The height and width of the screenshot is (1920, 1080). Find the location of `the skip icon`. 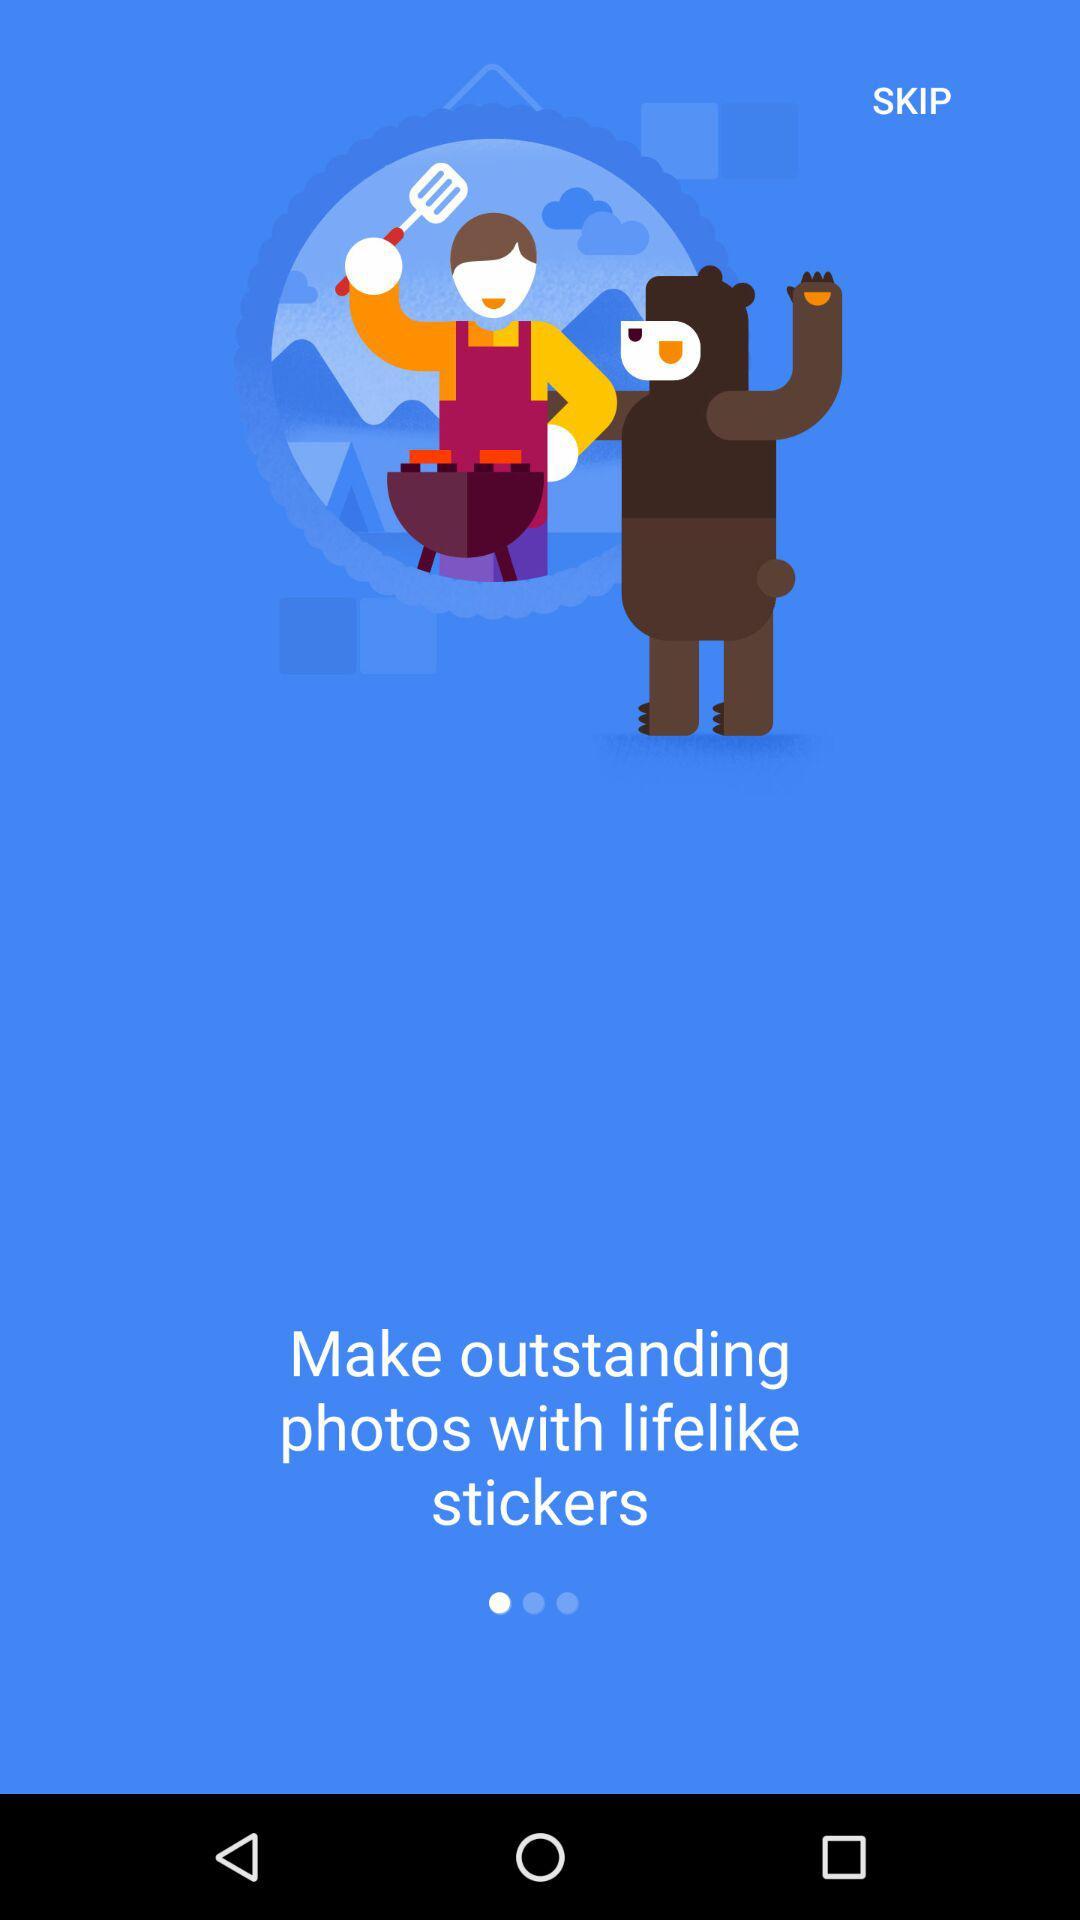

the skip icon is located at coordinates (911, 98).